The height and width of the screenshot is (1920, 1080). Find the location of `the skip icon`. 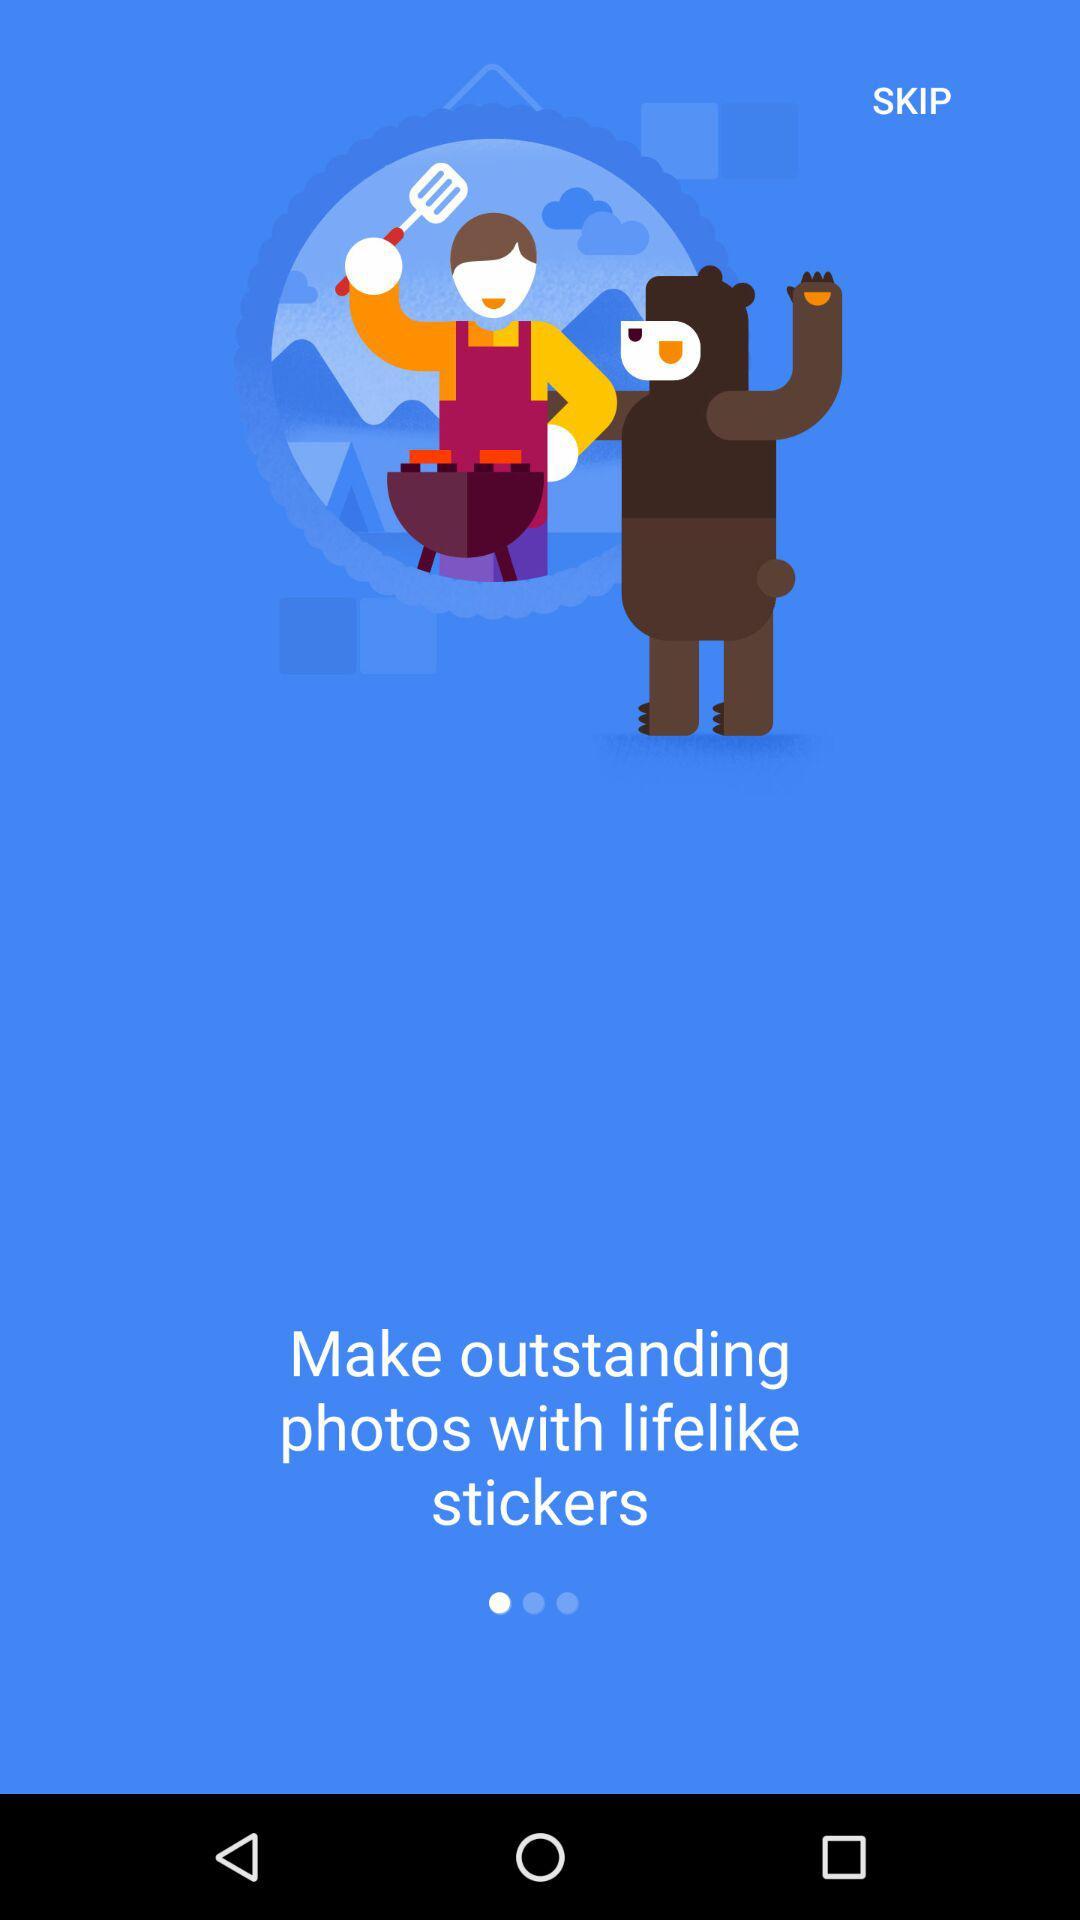

the skip icon is located at coordinates (911, 98).